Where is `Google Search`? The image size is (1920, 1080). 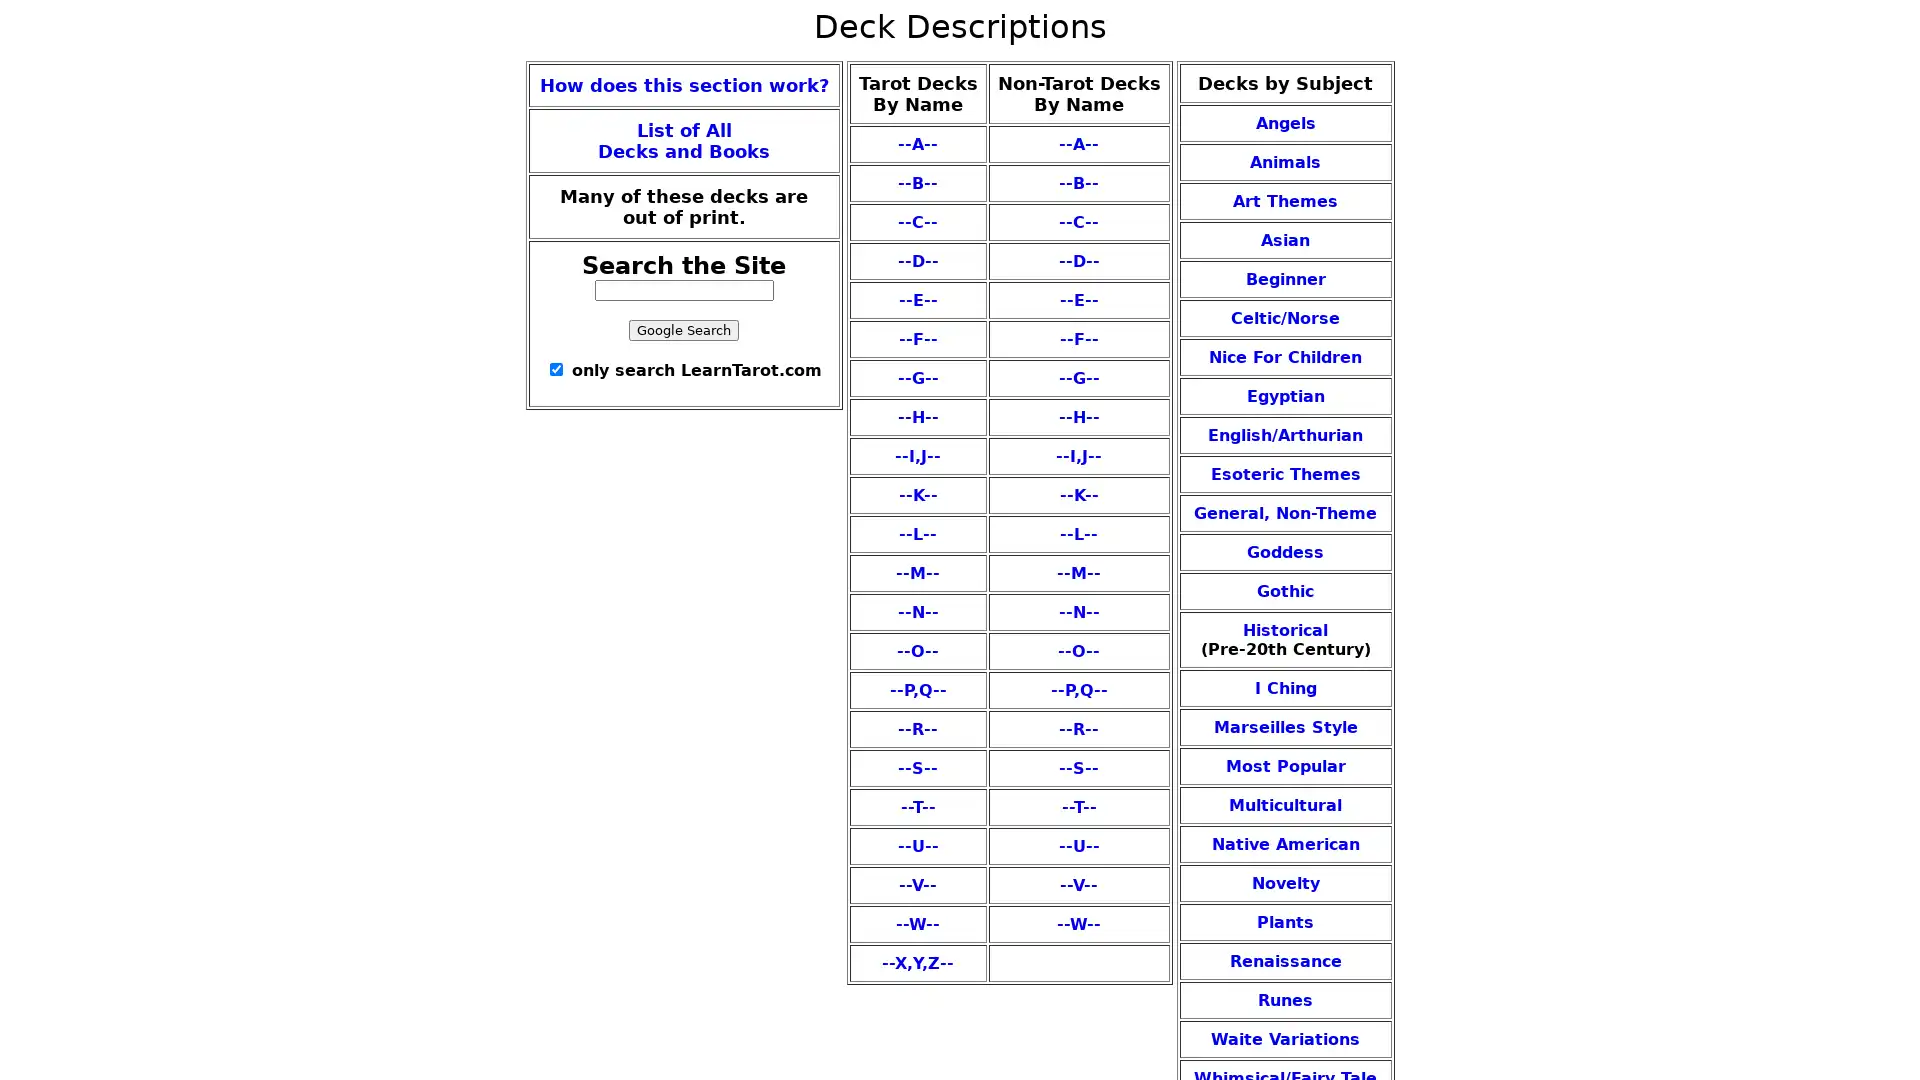 Google Search is located at coordinates (683, 329).